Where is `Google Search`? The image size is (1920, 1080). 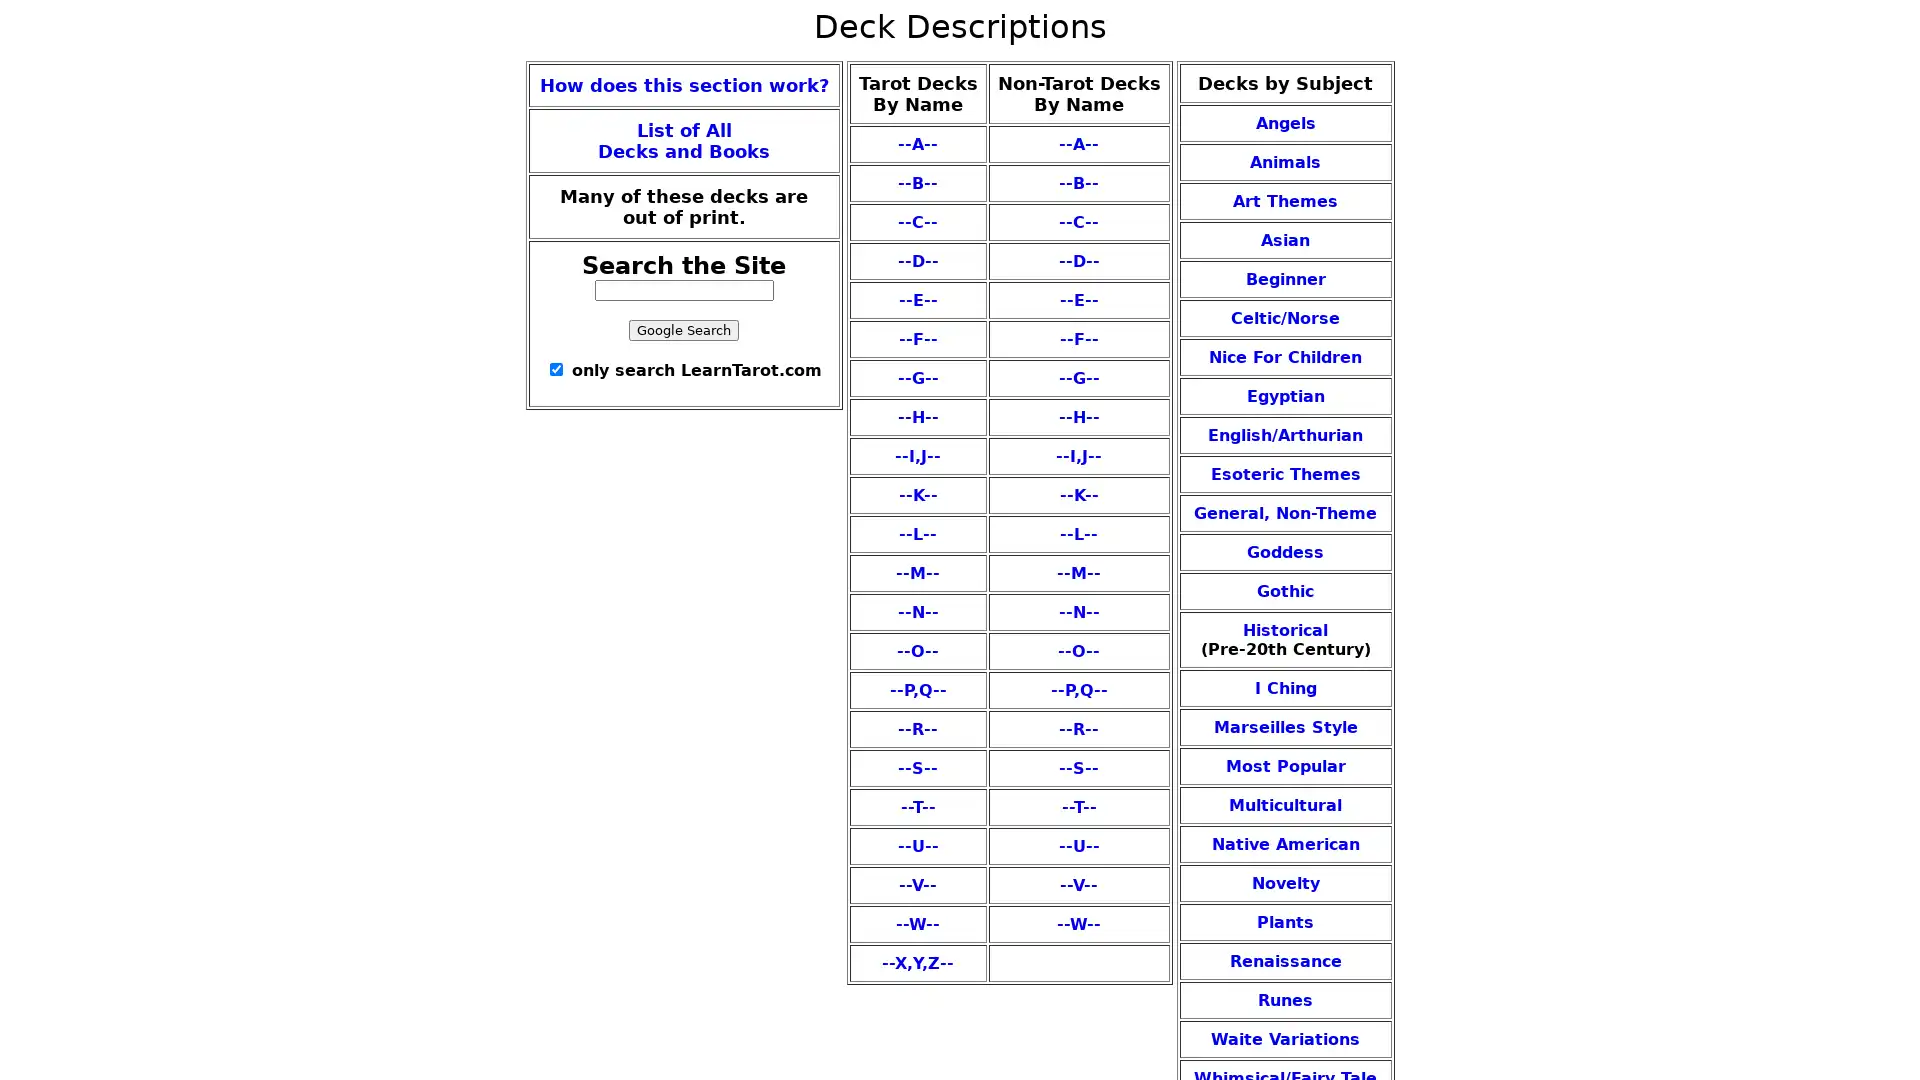 Google Search is located at coordinates (683, 329).